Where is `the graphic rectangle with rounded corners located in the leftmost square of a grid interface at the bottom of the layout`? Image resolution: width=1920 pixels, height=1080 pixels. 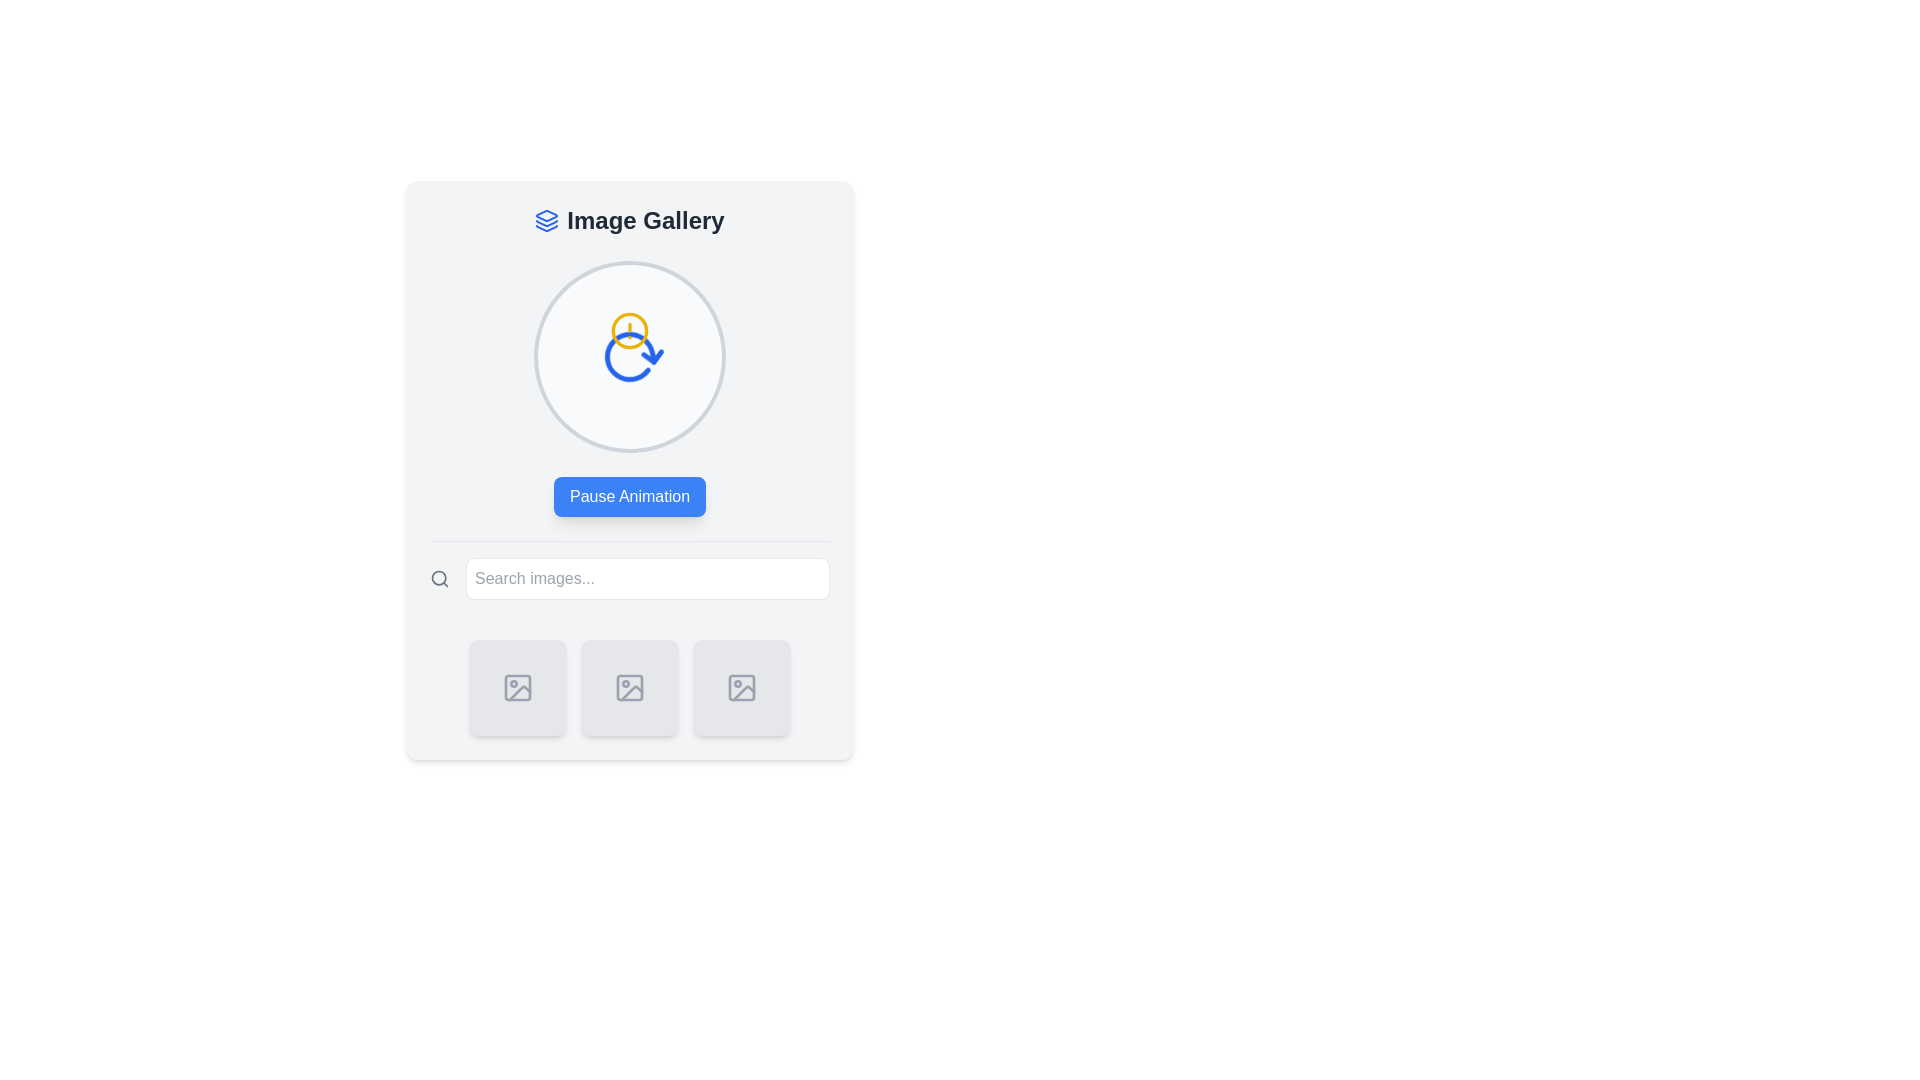
the graphic rectangle with rounded corners located in the leftmost square of a grid interface at the bottom of the layout is located at coordinates (518, 686).